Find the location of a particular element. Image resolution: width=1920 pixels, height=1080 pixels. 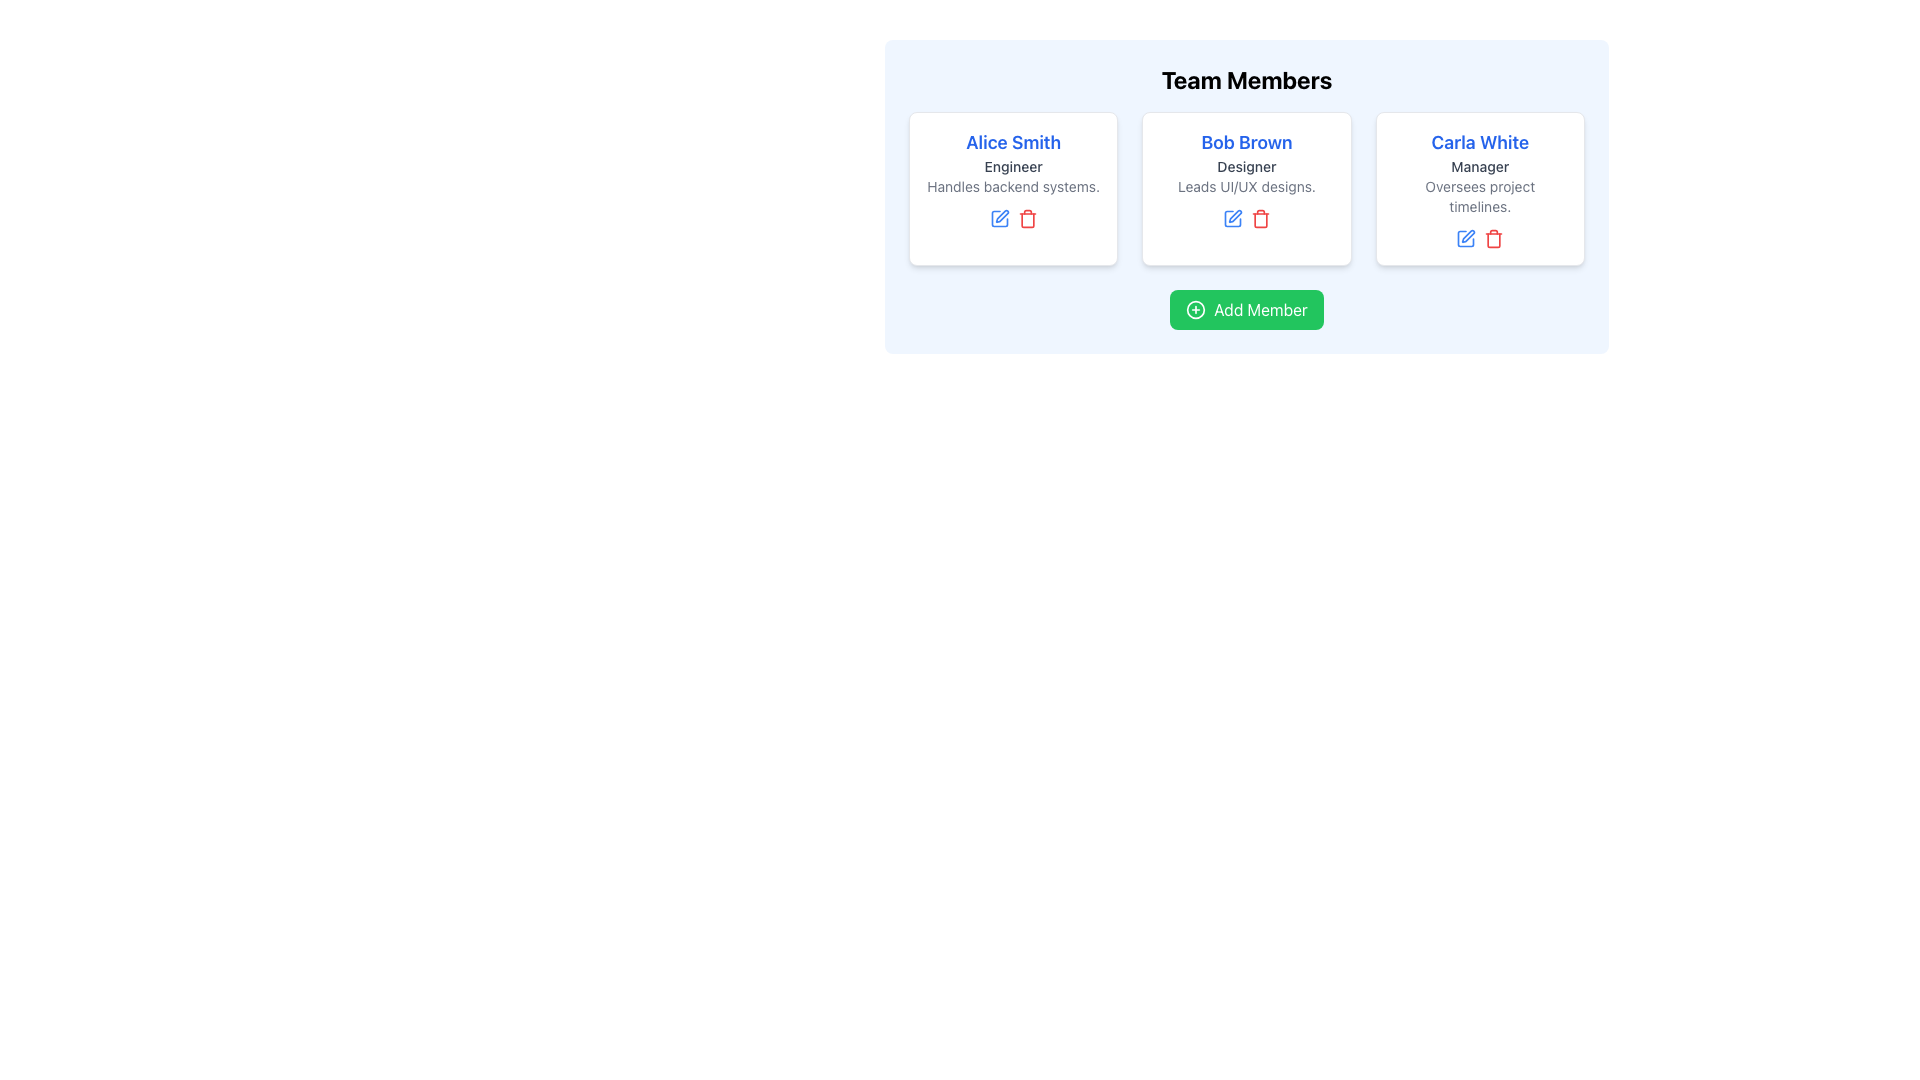

the Profile Card for 'Carla White' which contains the name in bold blue text, title in gray, and a description below it, located at the far right of the row in the team members grid is located at coordinates (1480, 189).